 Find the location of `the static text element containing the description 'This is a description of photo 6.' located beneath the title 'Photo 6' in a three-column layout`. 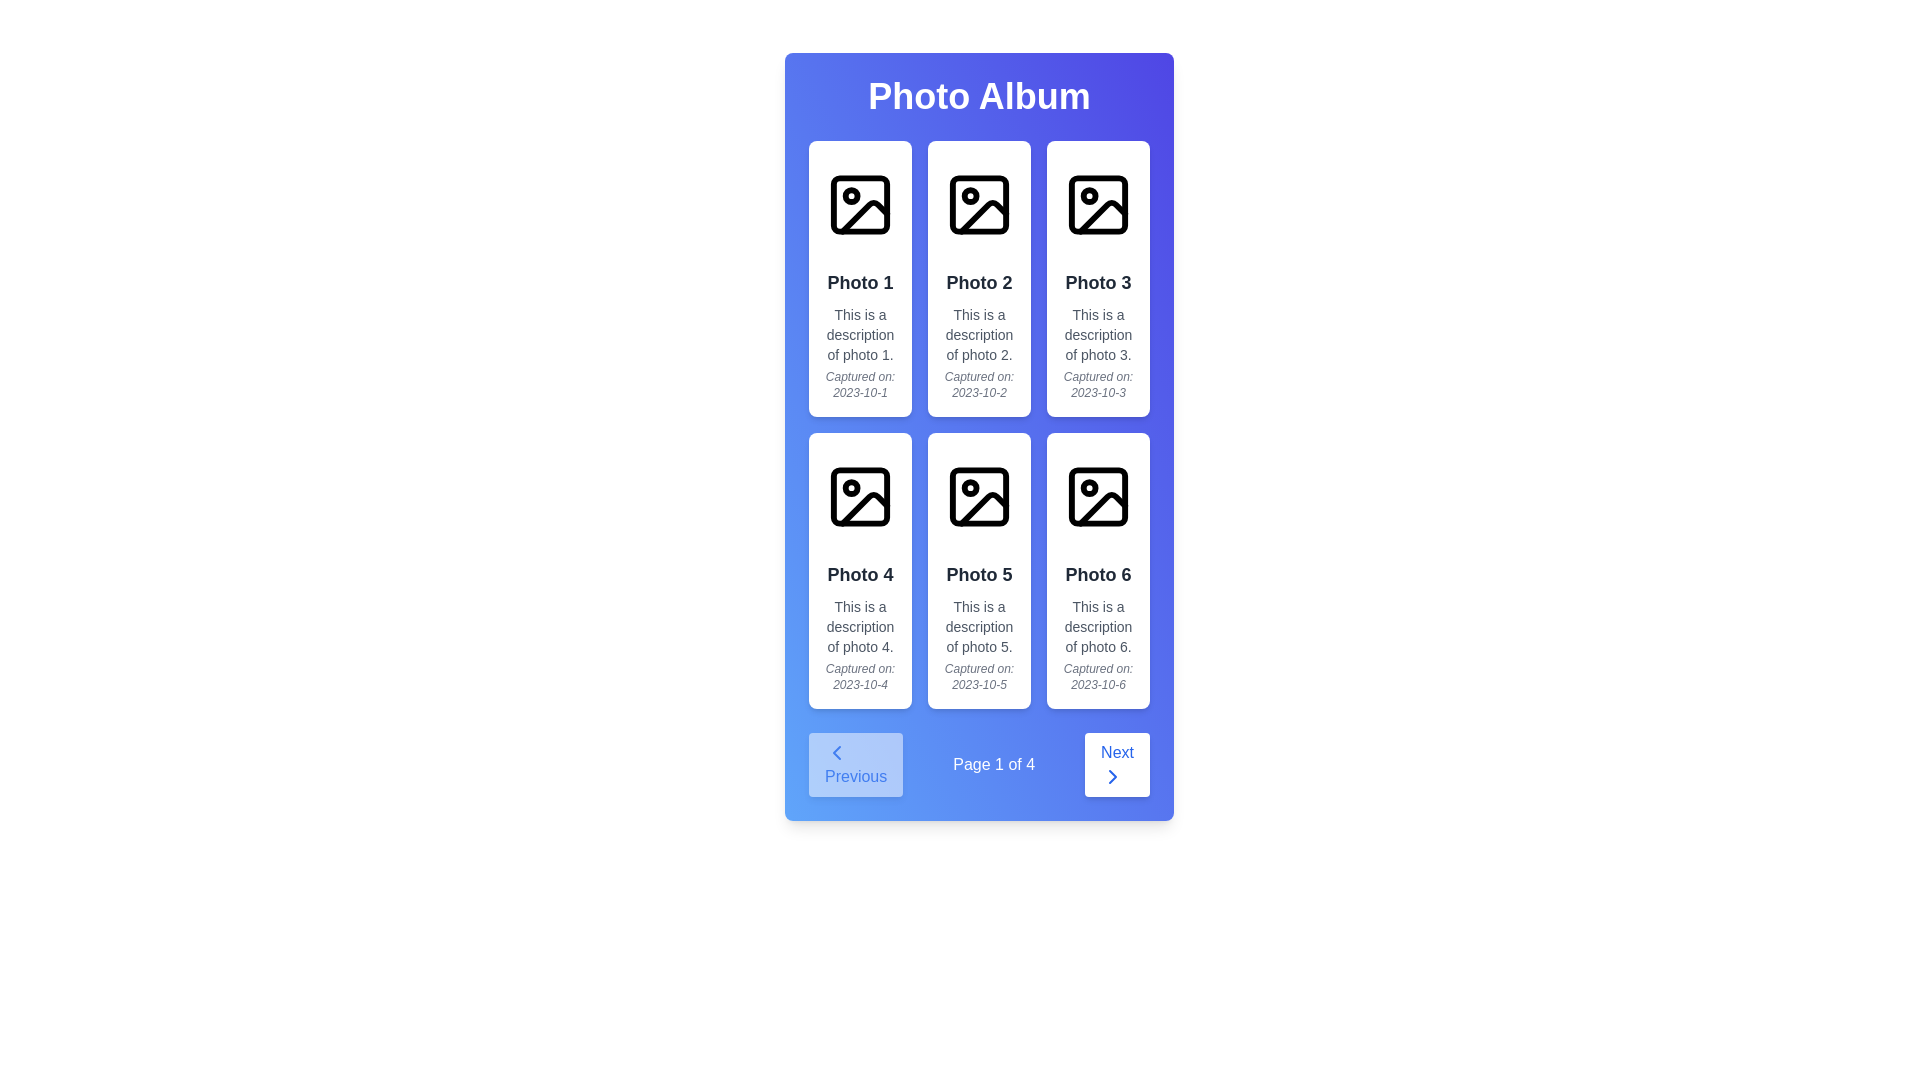

the static text element containing the description 'This is a description of photo 6.' located beneath the title 'Photo 6' in a three-column layout is located at coordinates (1097, 626).